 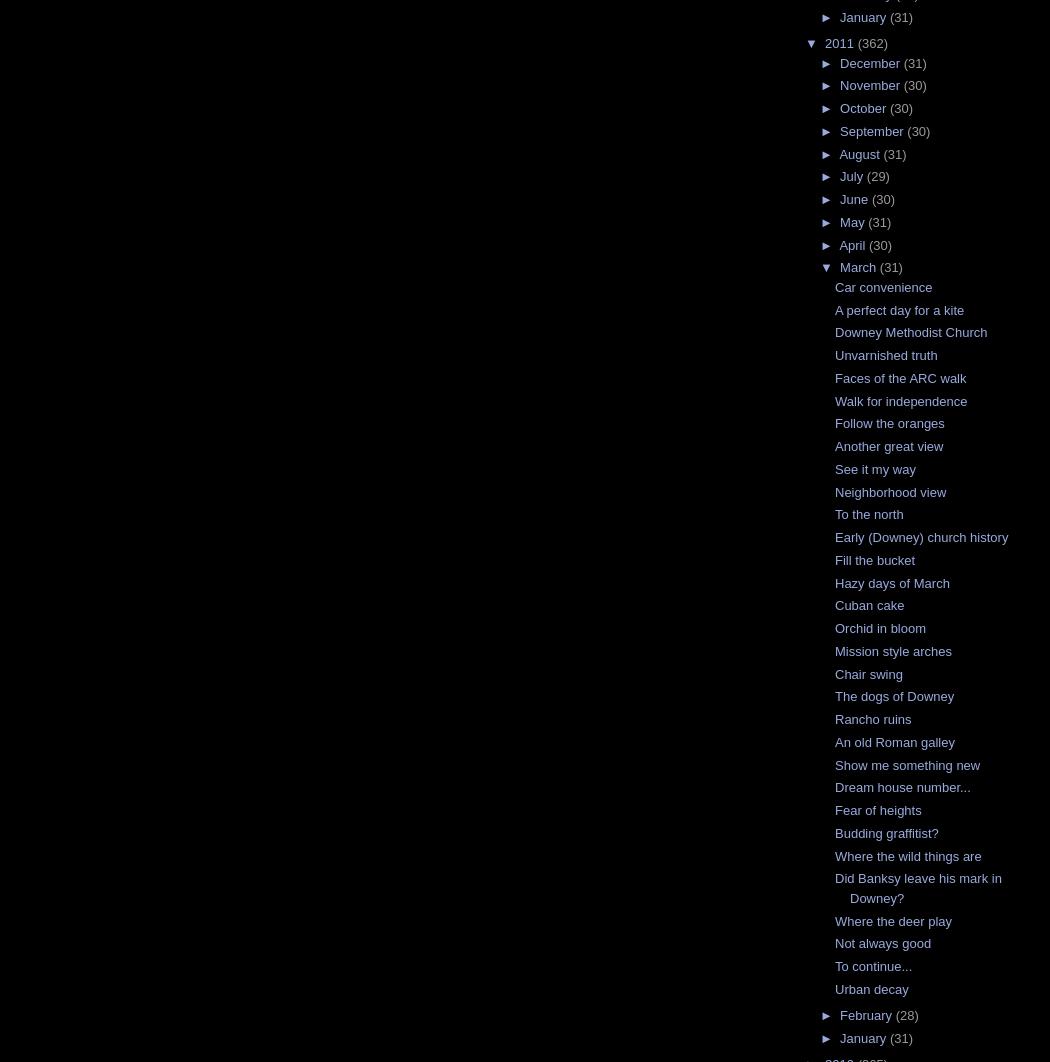 I want to click on 'Downey Methodist Church', so click(x=910, y=331).